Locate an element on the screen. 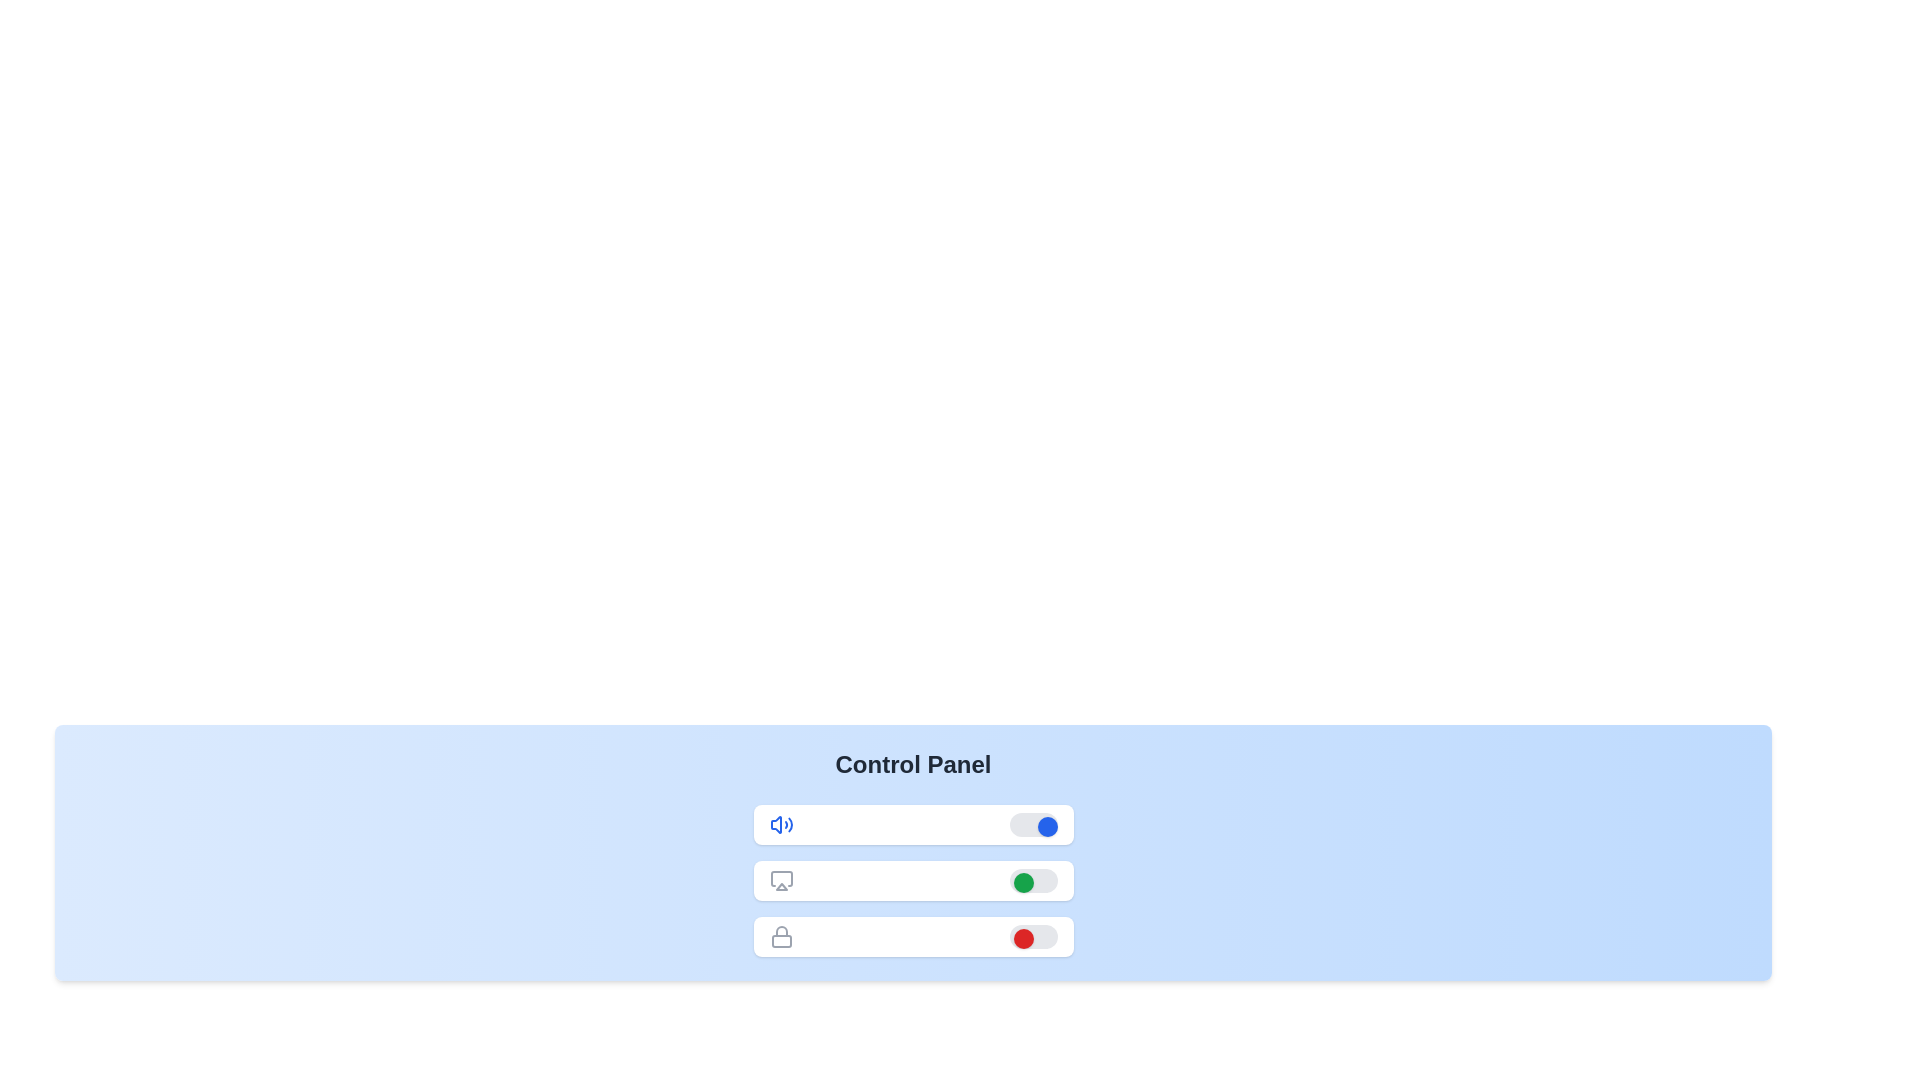 Image resolution: width=1920 pixels, height=1080 pixels. the Text Label that serves as the heading for the 'Control Panel', which is centrally aligned above the toggle options is located at coordinates (912, 764).